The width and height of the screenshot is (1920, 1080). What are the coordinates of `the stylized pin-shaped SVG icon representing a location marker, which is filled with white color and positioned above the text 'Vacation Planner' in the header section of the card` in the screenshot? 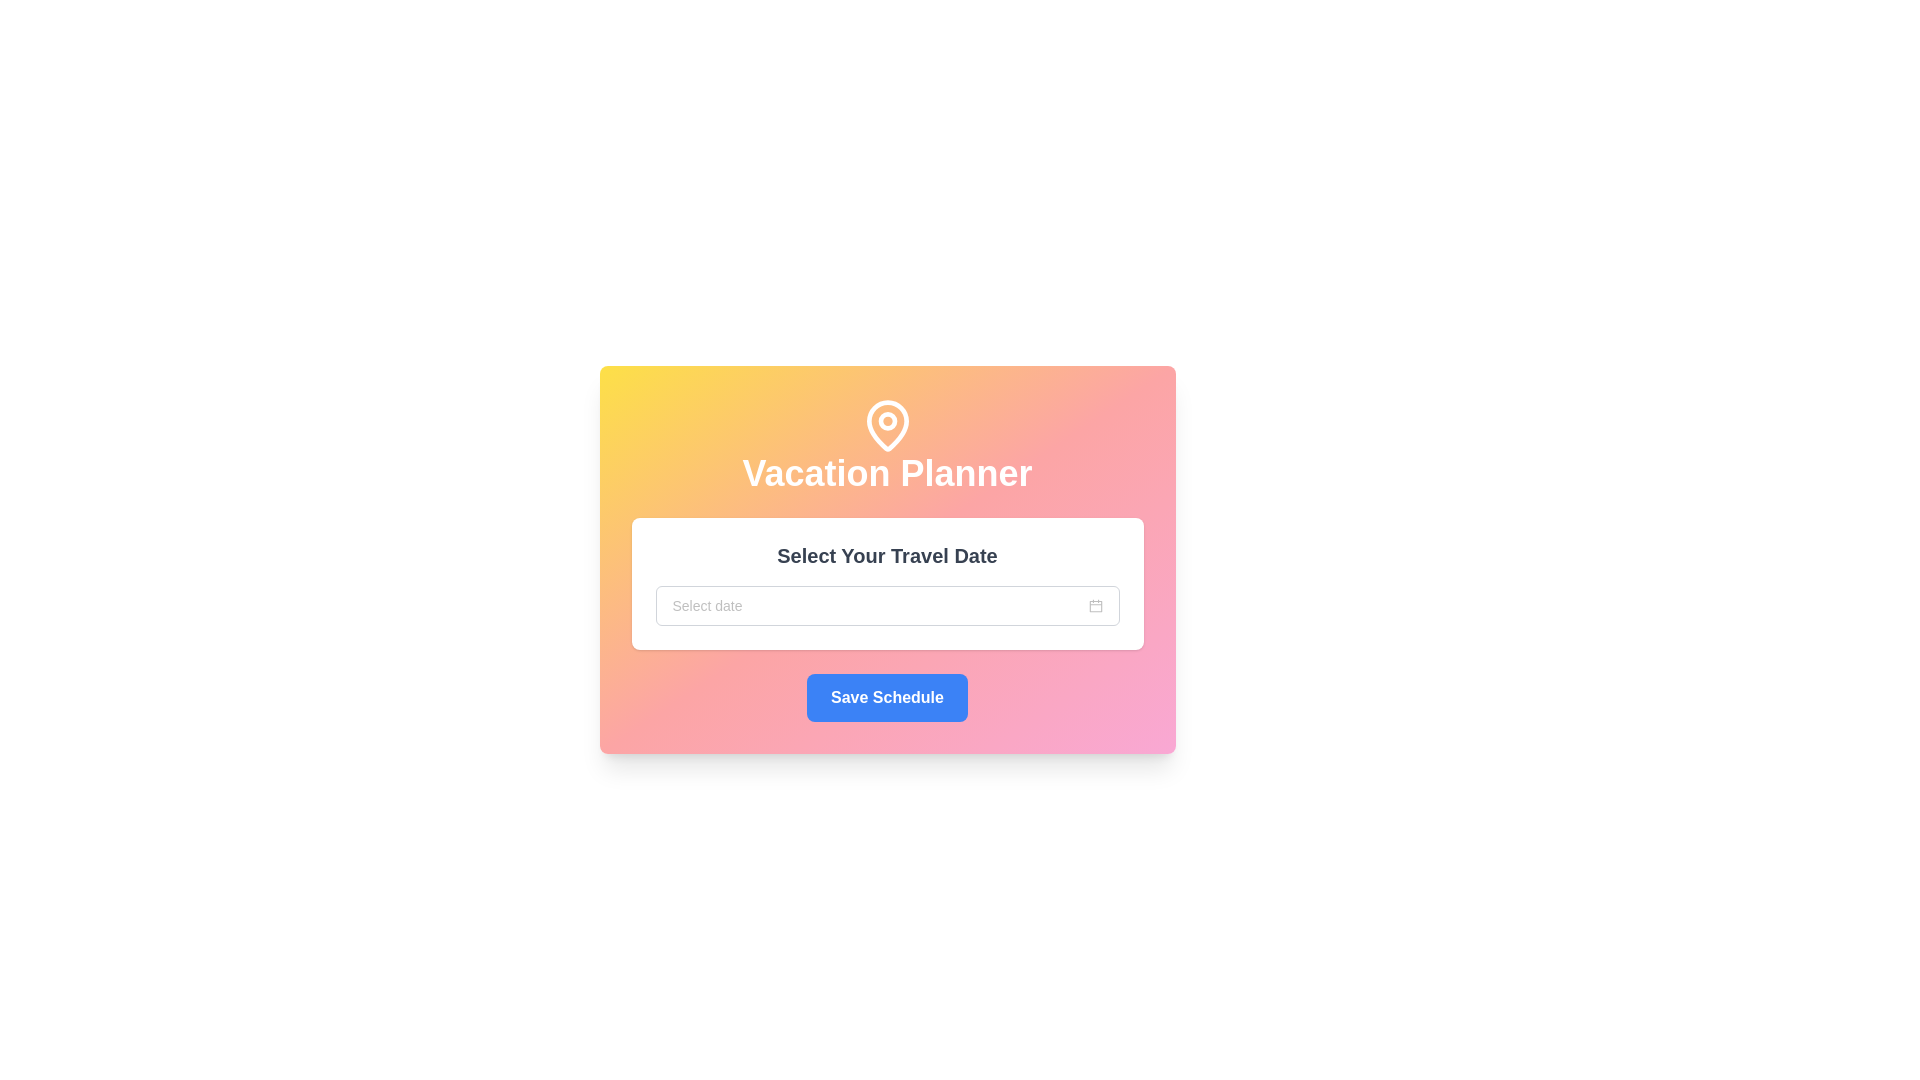 It's located at (886, 424).